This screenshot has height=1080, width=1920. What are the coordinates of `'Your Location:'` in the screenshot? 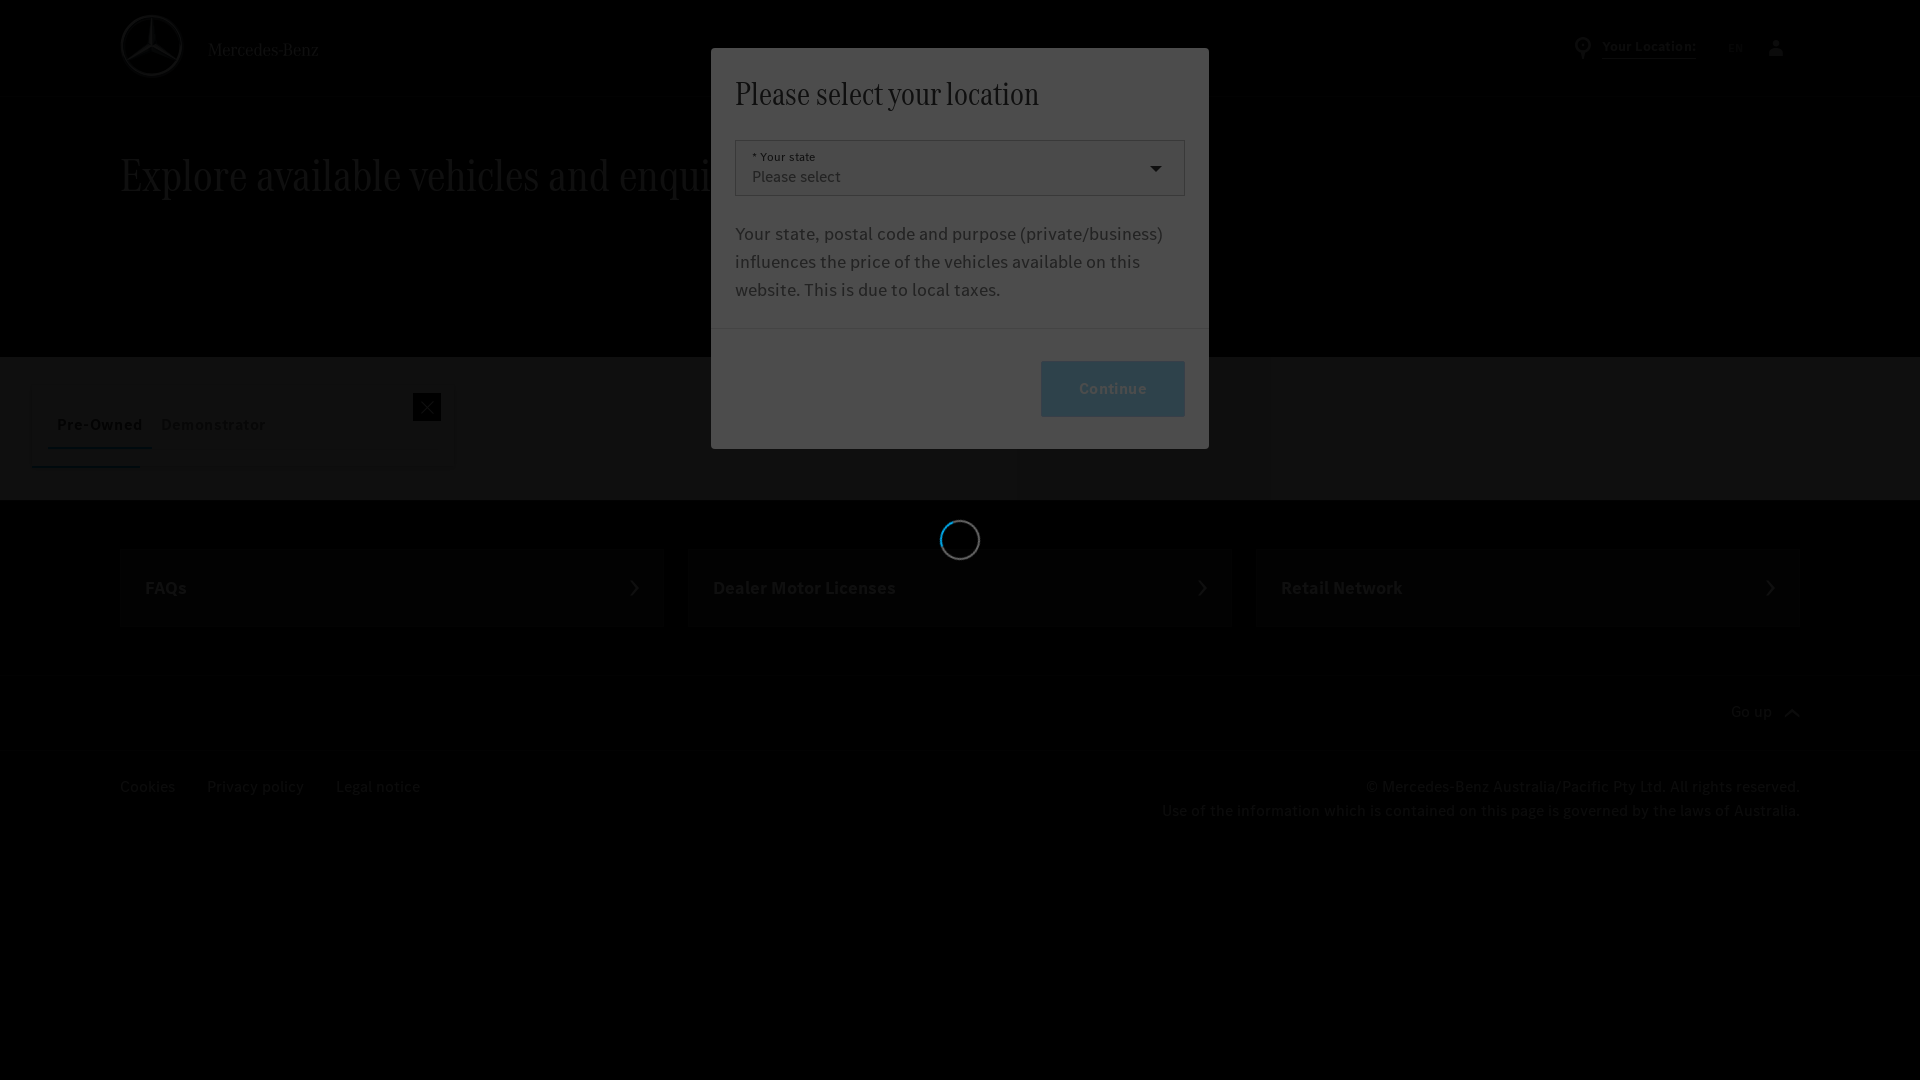 It's located at (1633, 46).